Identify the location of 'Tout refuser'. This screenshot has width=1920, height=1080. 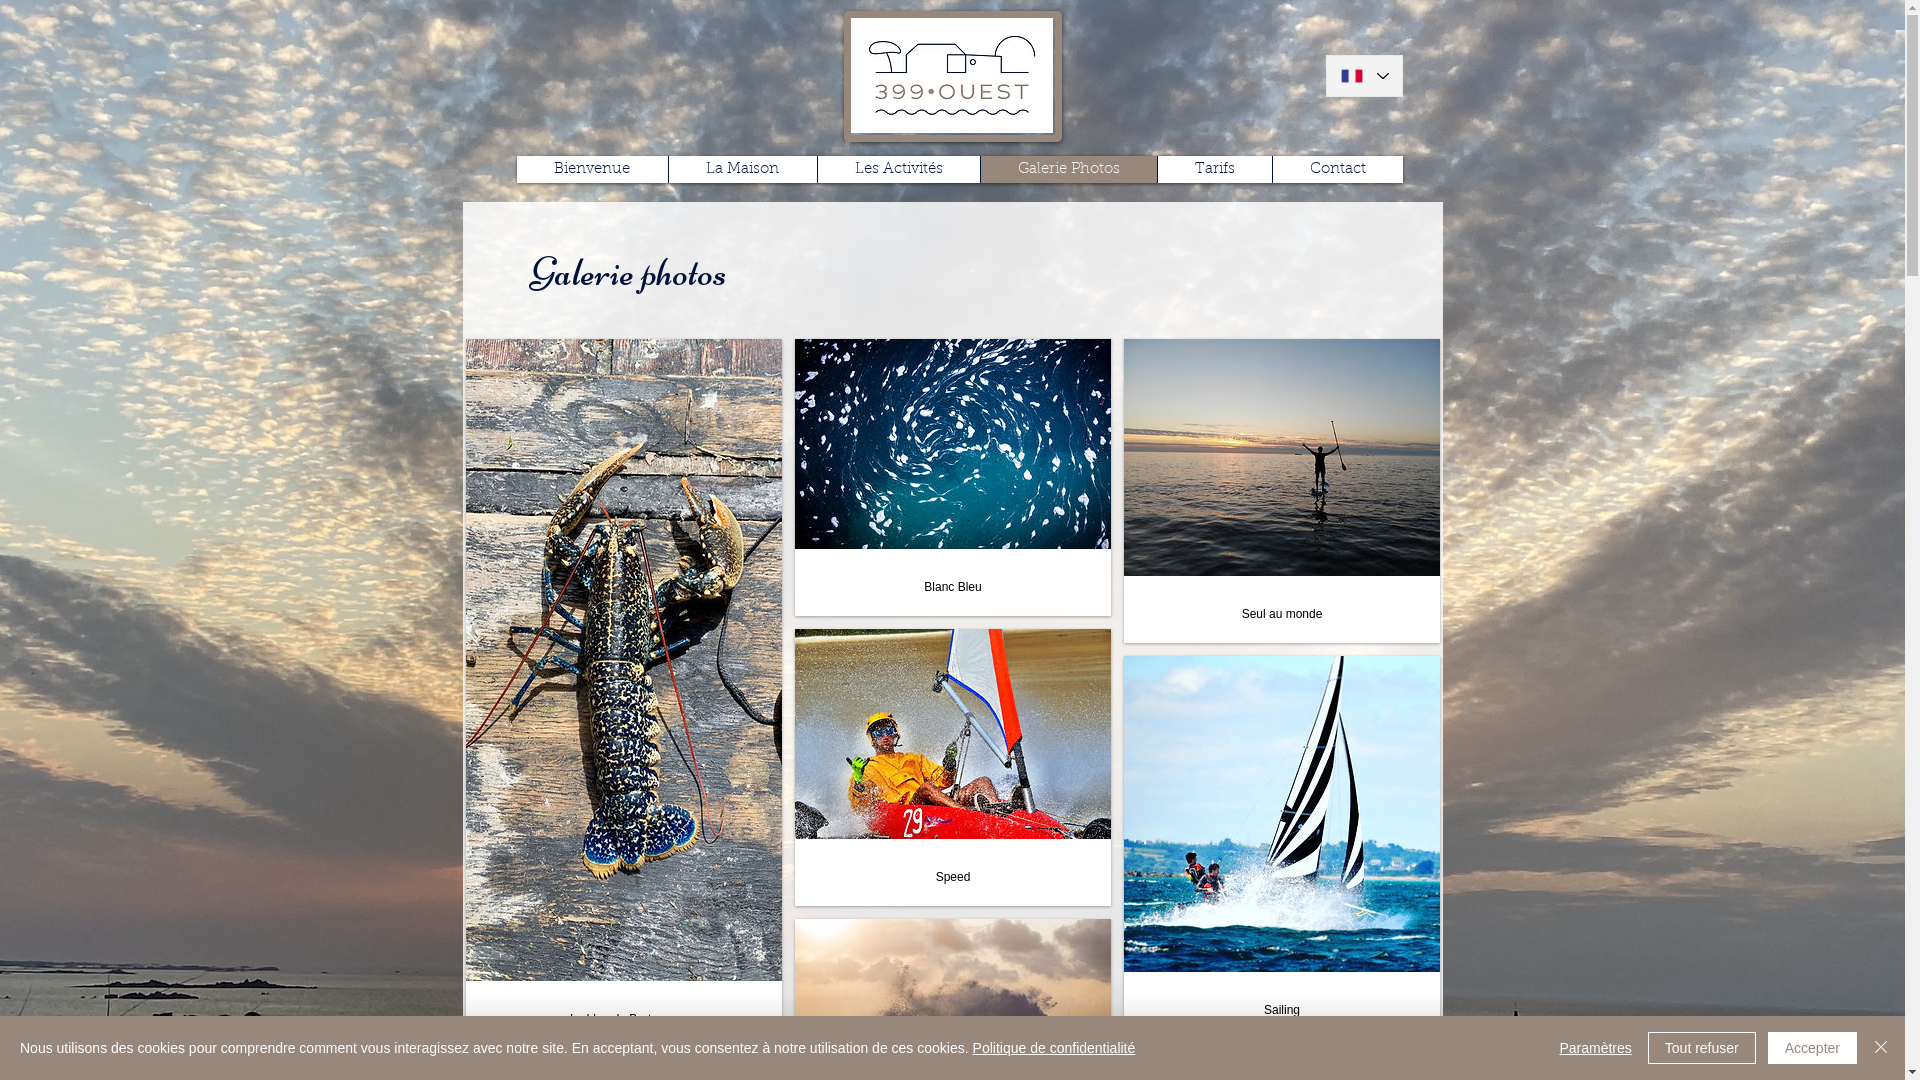
(1701, 1047).